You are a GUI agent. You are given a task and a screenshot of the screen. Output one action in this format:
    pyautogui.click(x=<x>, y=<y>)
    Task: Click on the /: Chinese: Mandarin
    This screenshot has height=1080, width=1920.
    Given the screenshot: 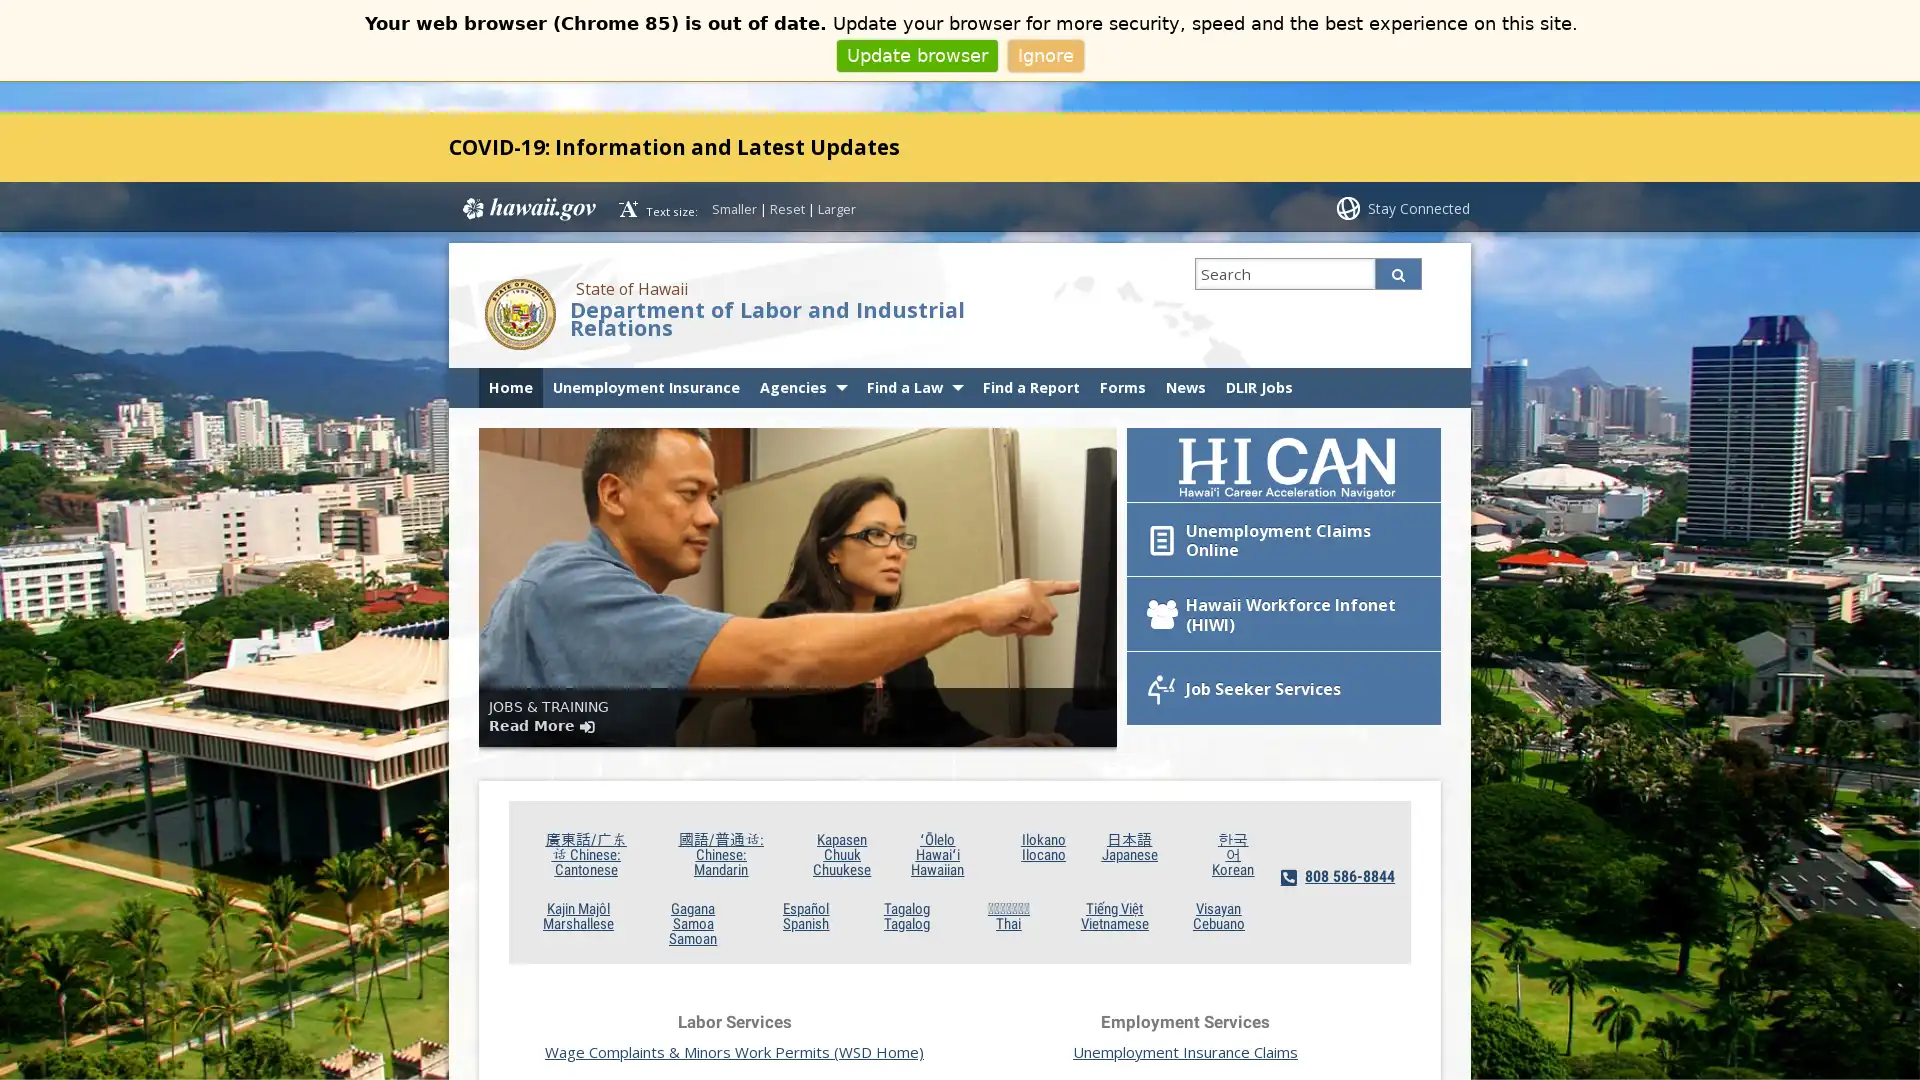 What is the action you would take?
    pyautogui.click(x=720, y=862)
    